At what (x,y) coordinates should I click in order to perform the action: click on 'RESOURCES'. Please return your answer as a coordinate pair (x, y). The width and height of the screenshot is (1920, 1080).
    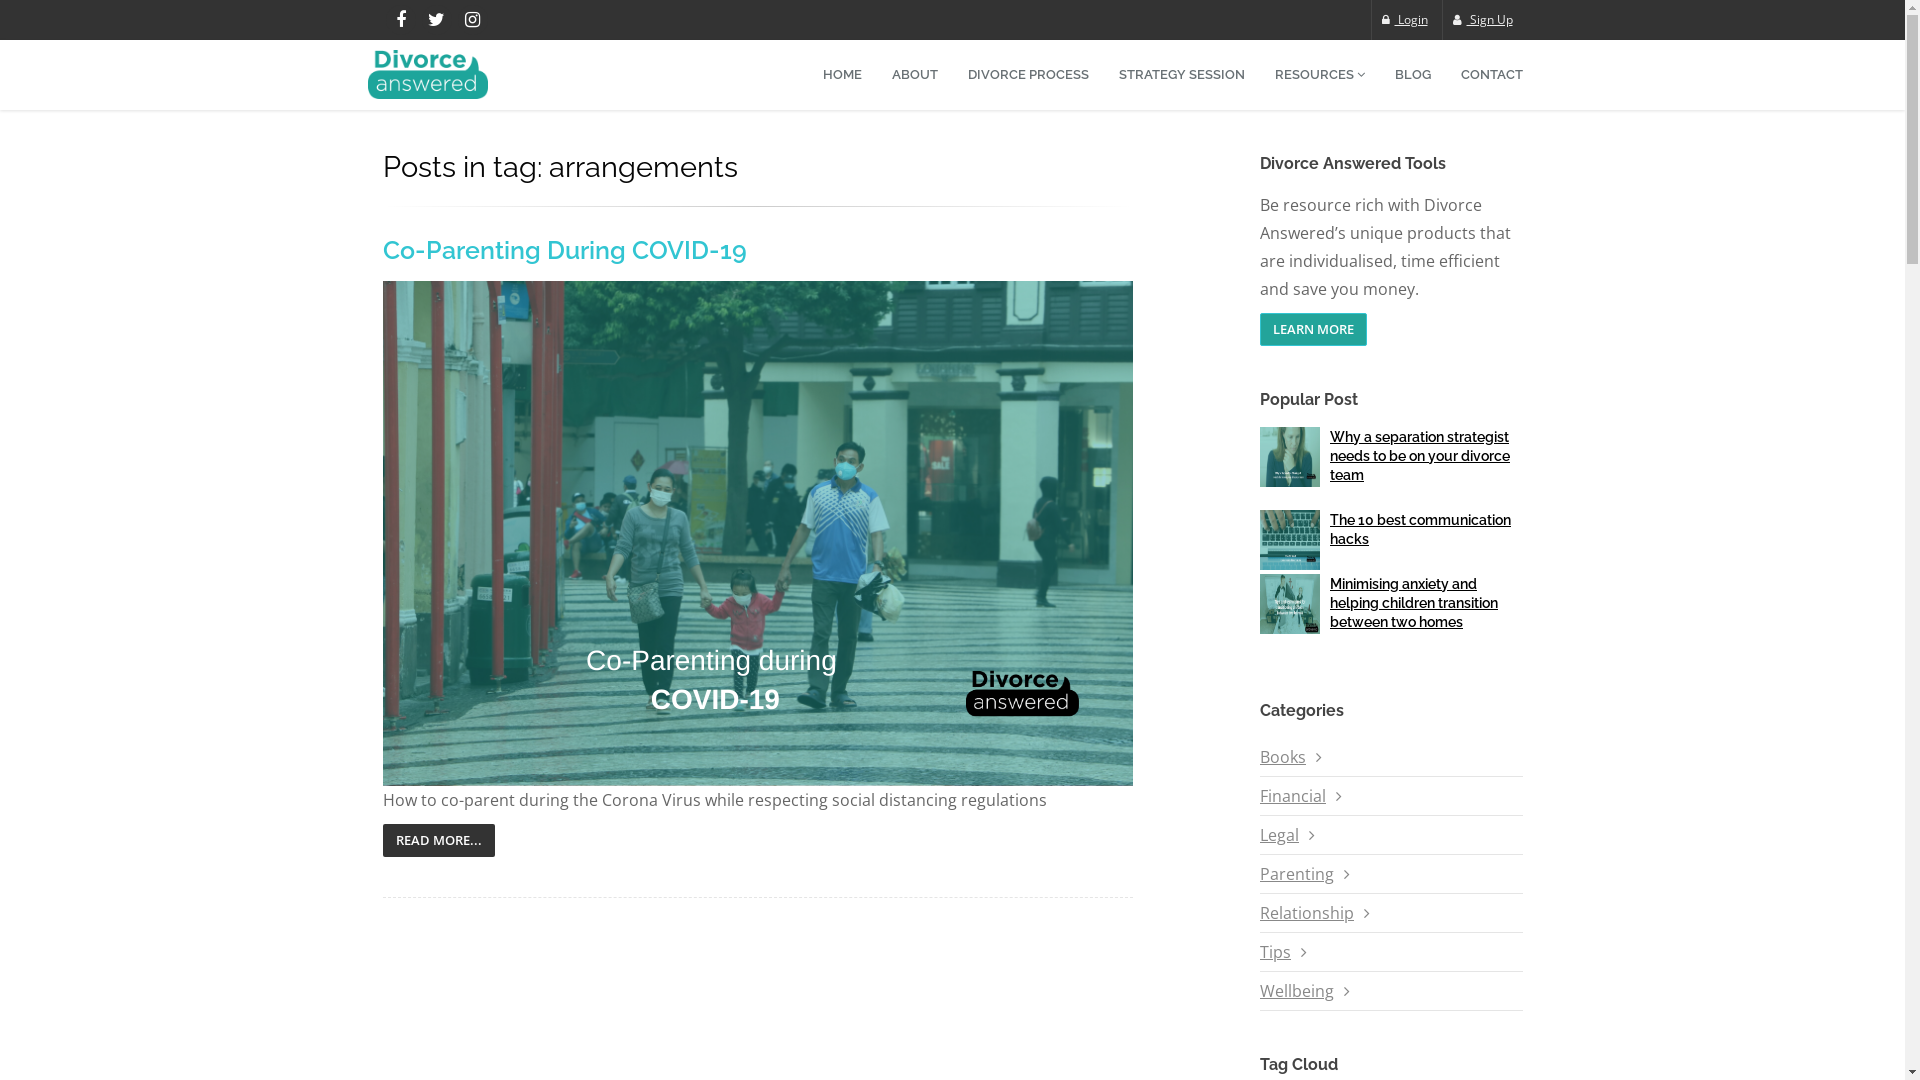
    Looking at the image, I should click on (1320, 73).